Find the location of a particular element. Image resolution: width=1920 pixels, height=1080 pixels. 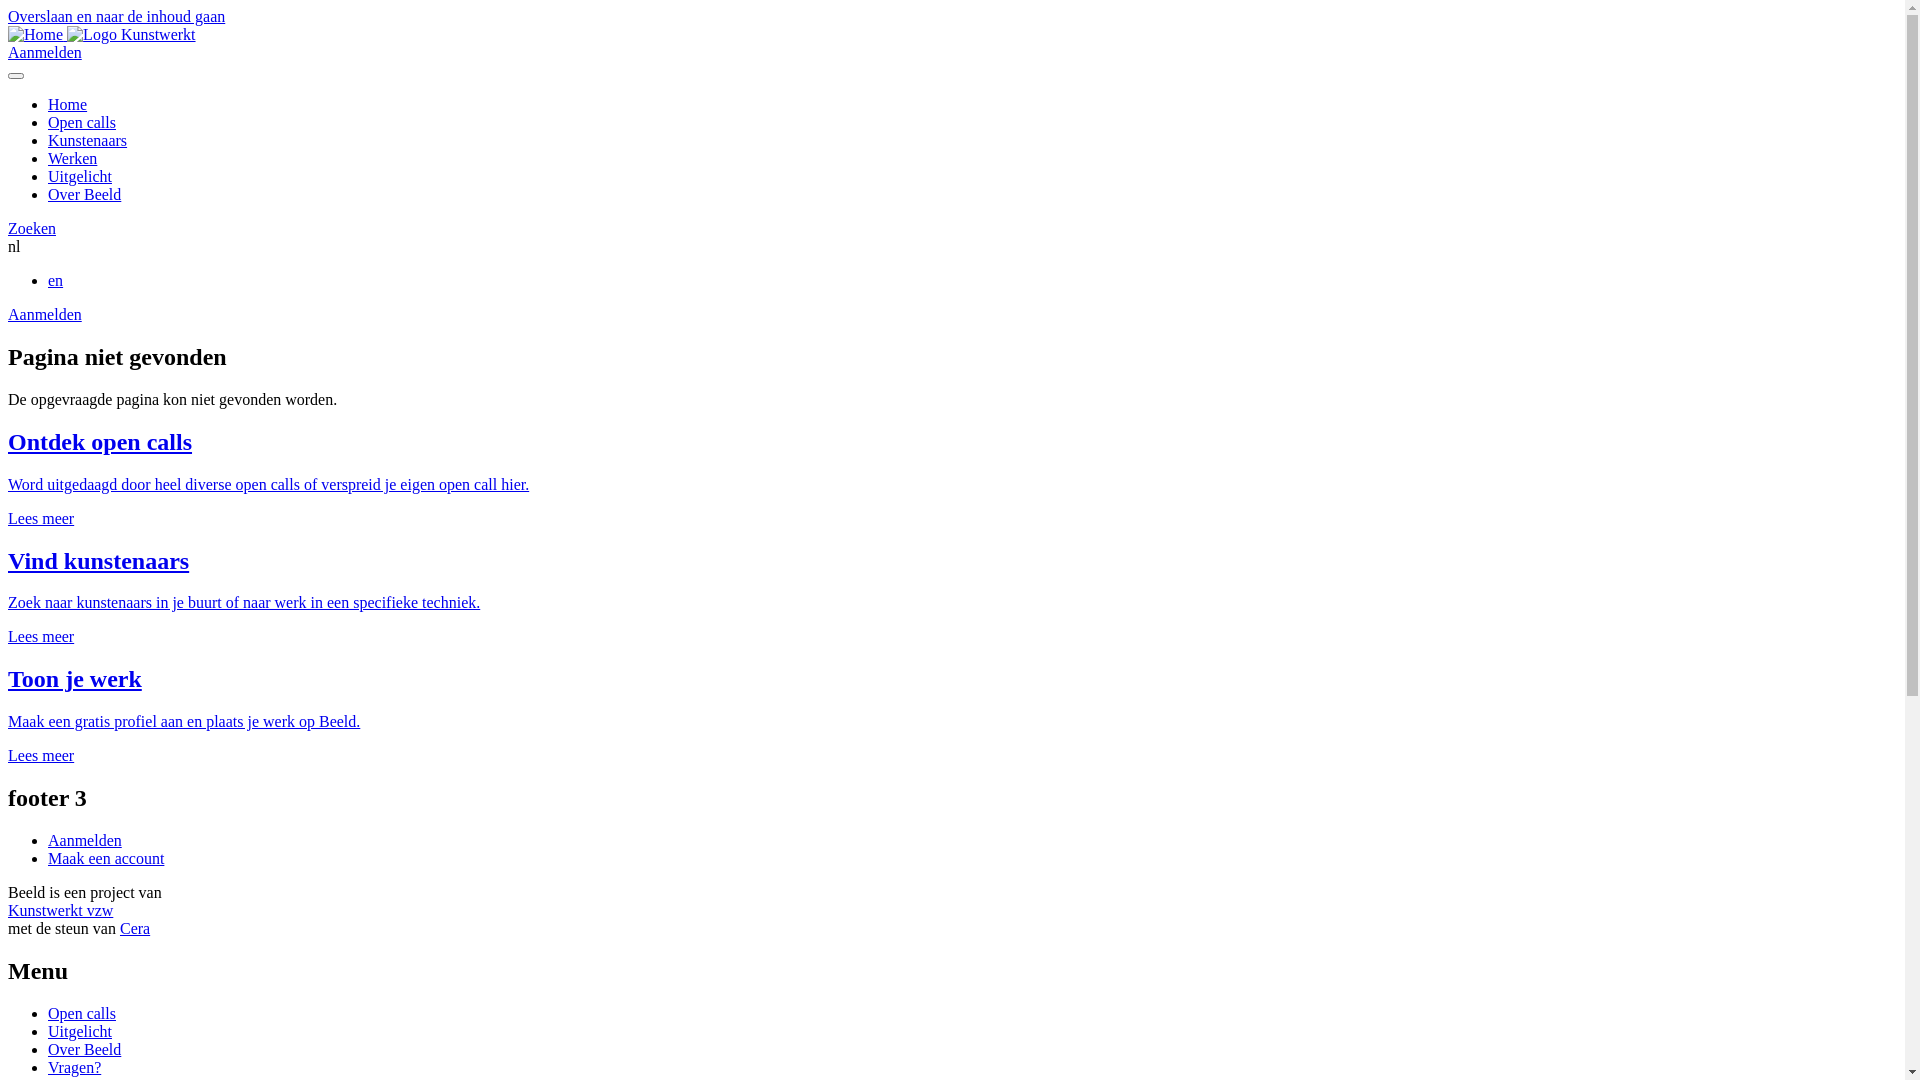

'Overslaan en naar de inhoud gaan' is located at coordinates (115, 16).